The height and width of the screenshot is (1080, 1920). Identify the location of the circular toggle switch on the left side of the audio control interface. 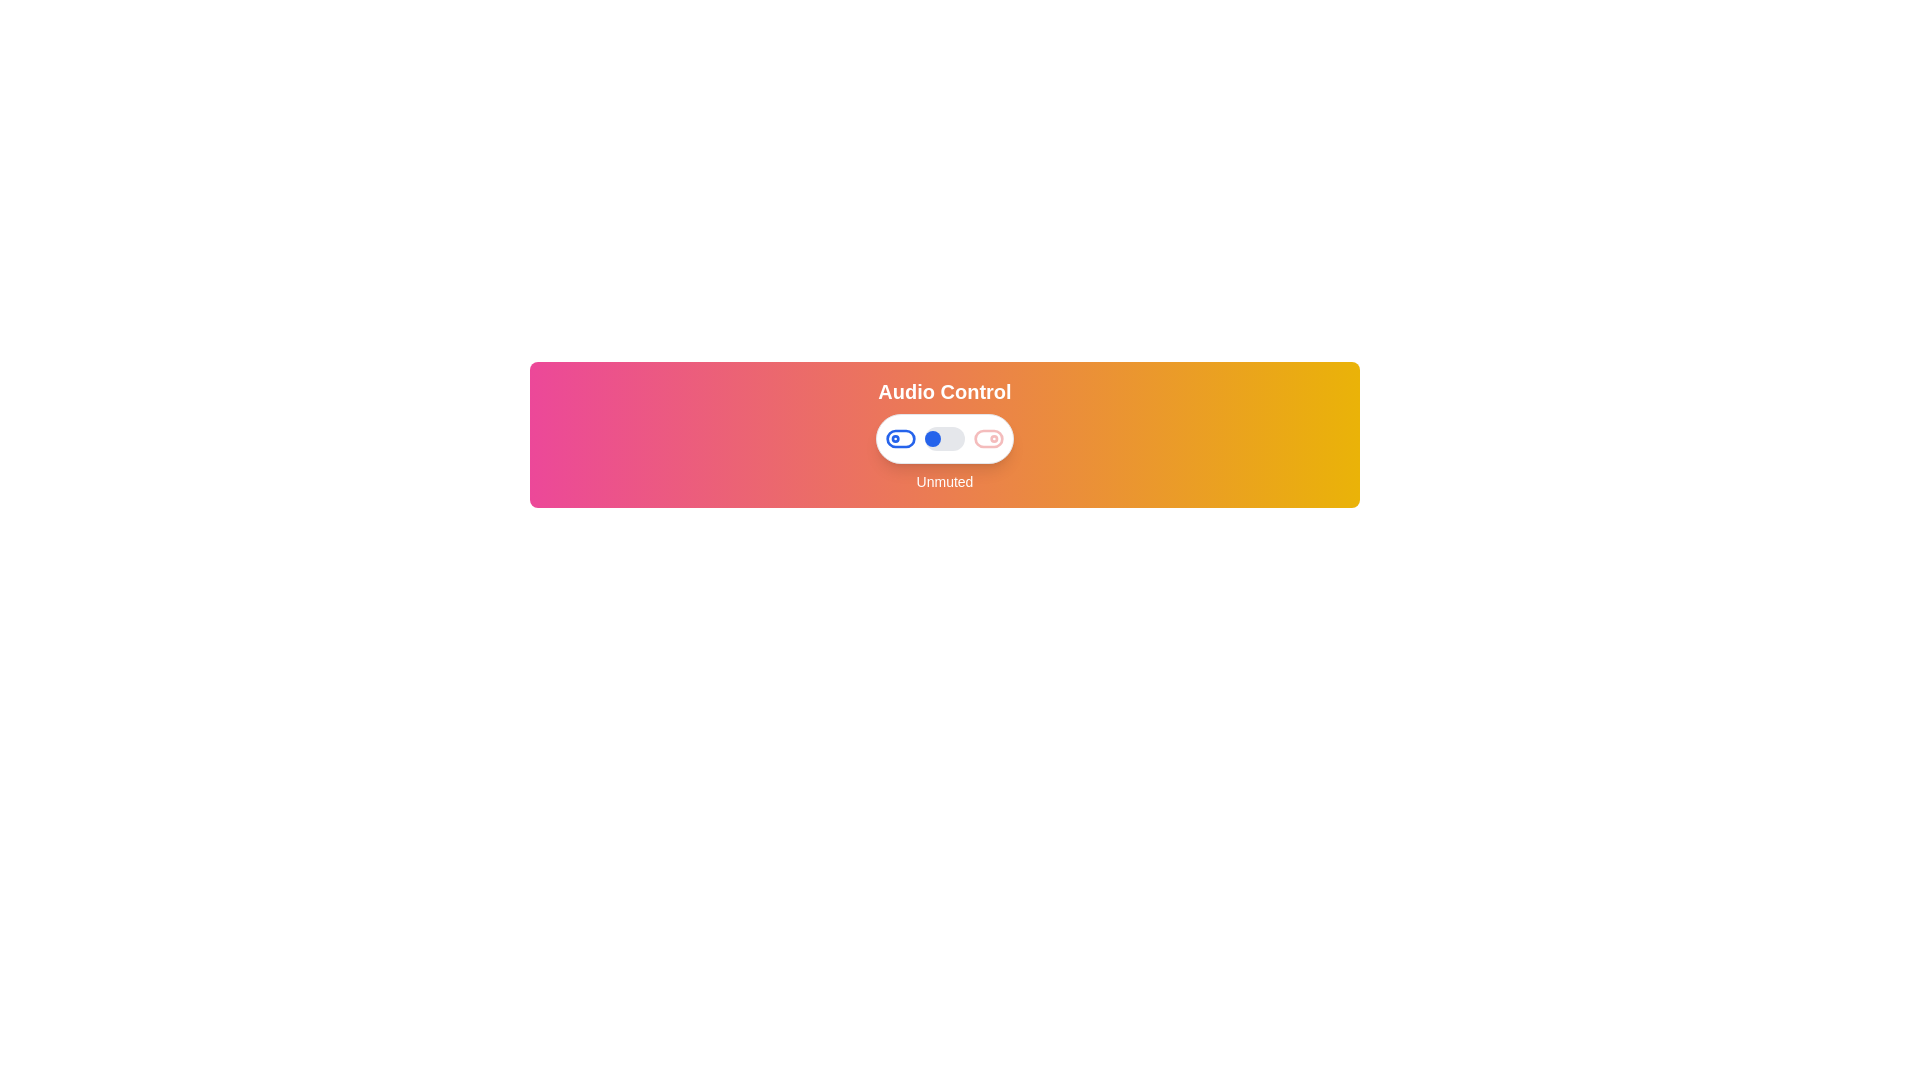
(931, 438).